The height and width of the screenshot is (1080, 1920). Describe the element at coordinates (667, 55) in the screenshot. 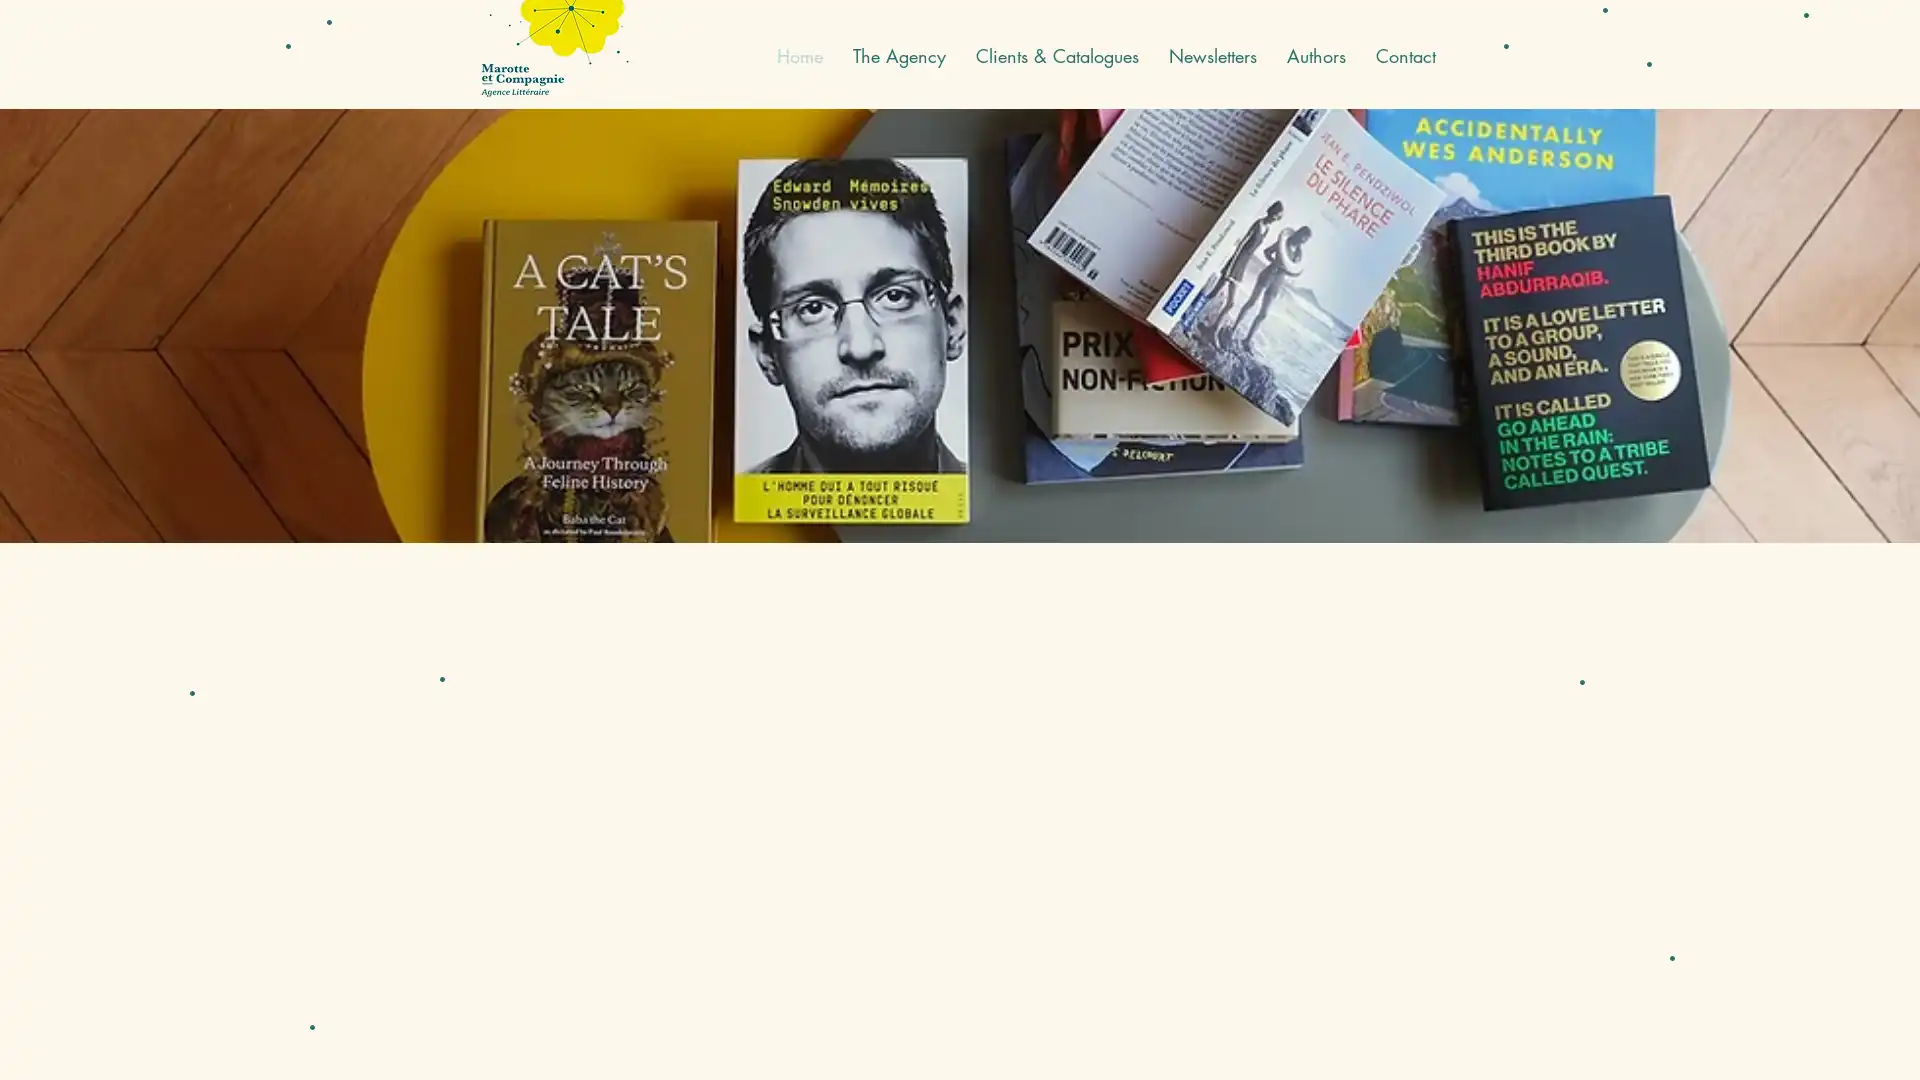

I see `French` at that location.